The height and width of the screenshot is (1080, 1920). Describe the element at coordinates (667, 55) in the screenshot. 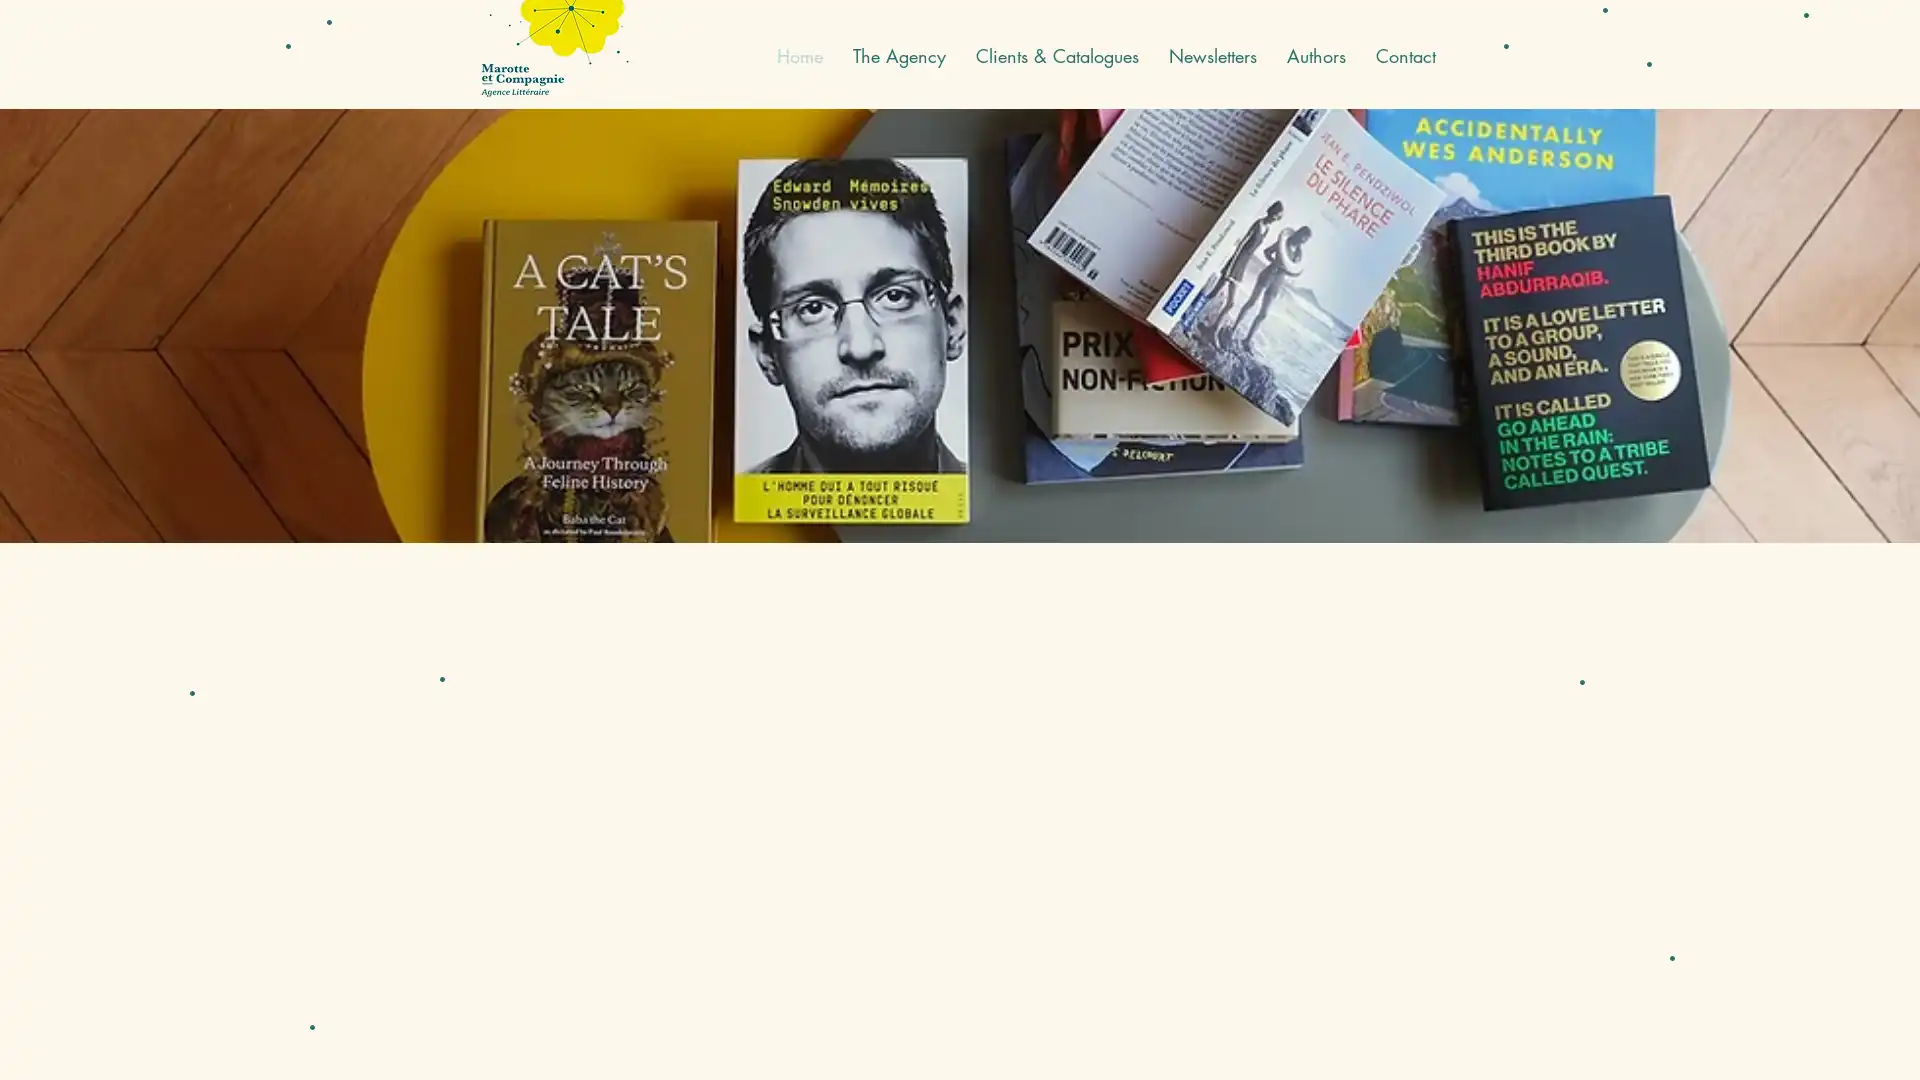

I see `French` at that location.